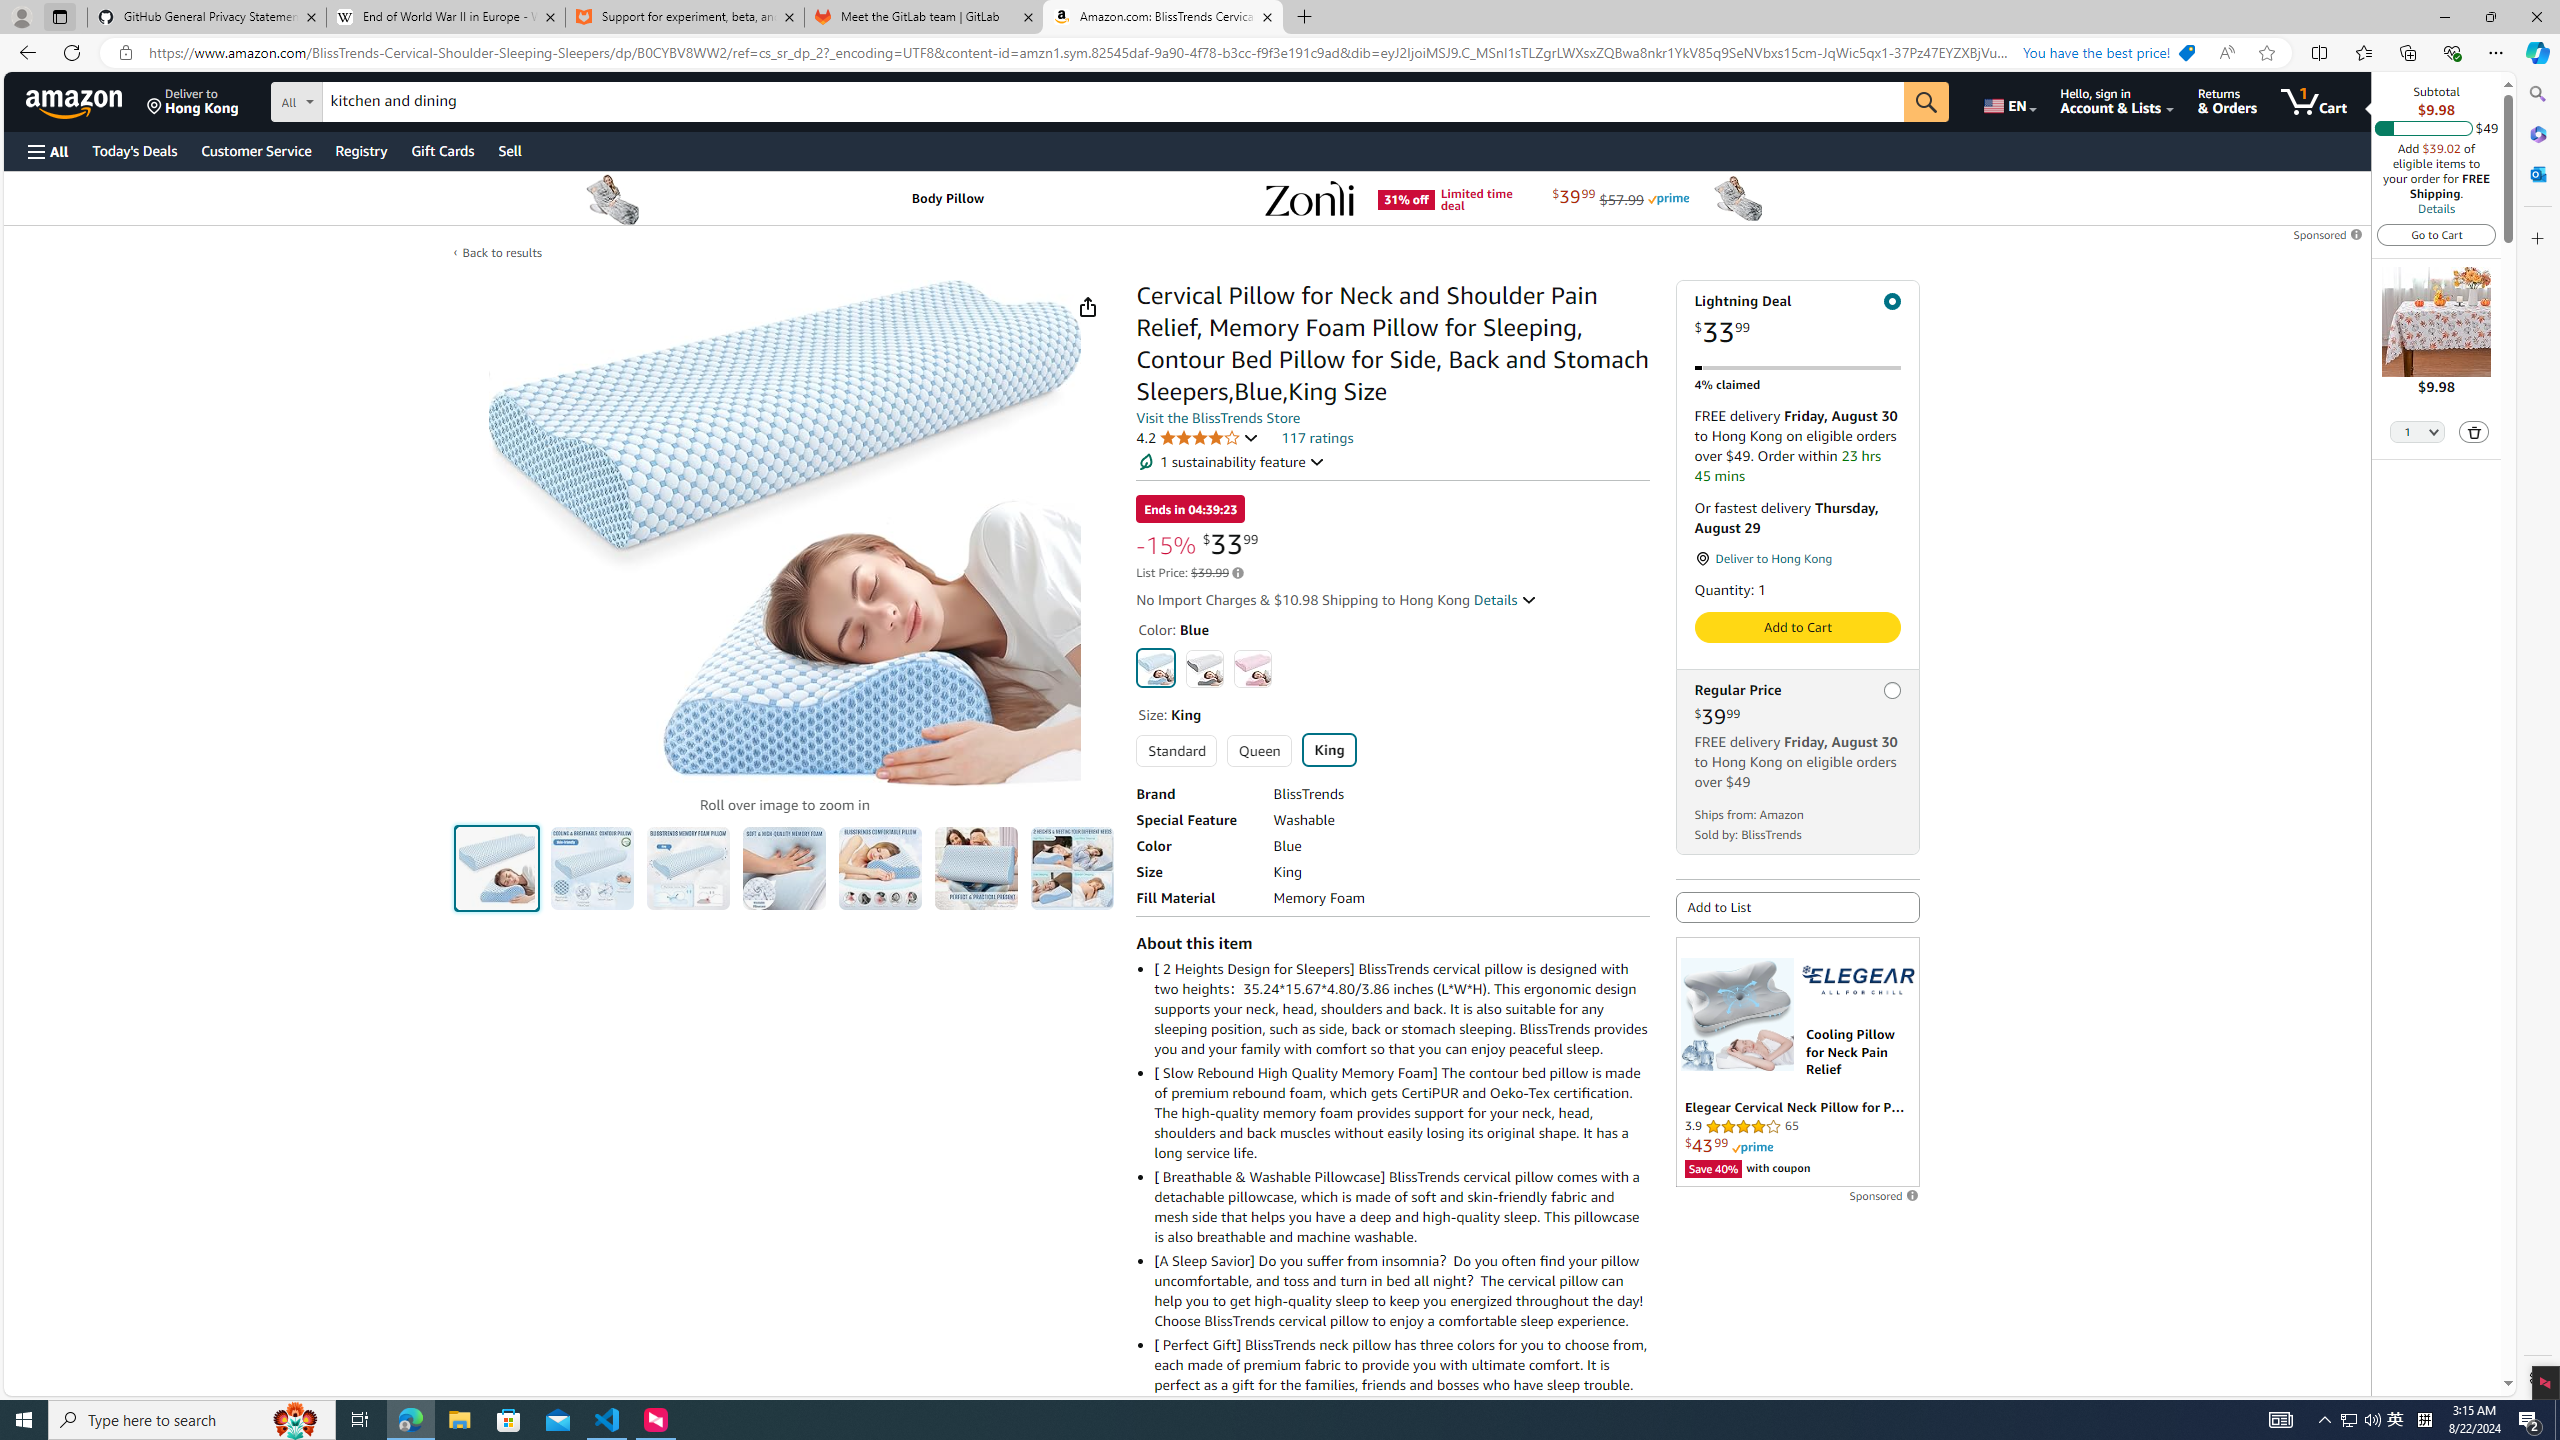 This screenshot has width=2560, height=1440. What do you see at coordinates (85, 99) in the screenshot?
I see `'Skip to main content'` at bounding box center [85, 99].